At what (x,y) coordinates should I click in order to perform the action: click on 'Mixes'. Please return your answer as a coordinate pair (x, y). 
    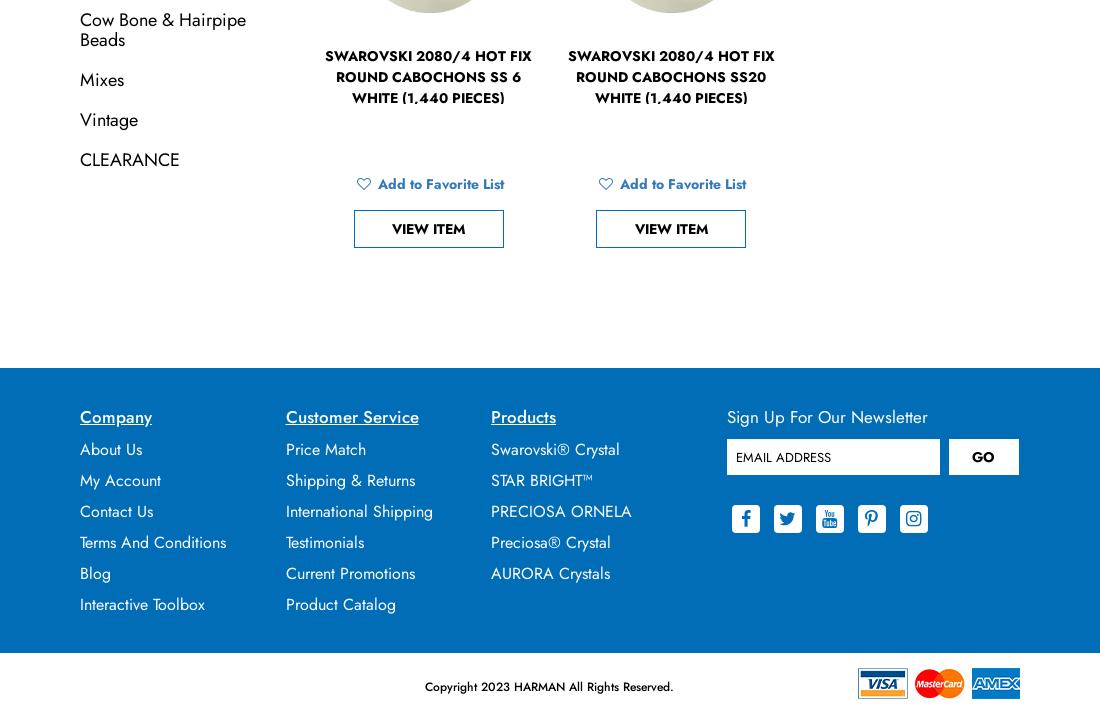
    Looking at the image, I should click on (79, 78).